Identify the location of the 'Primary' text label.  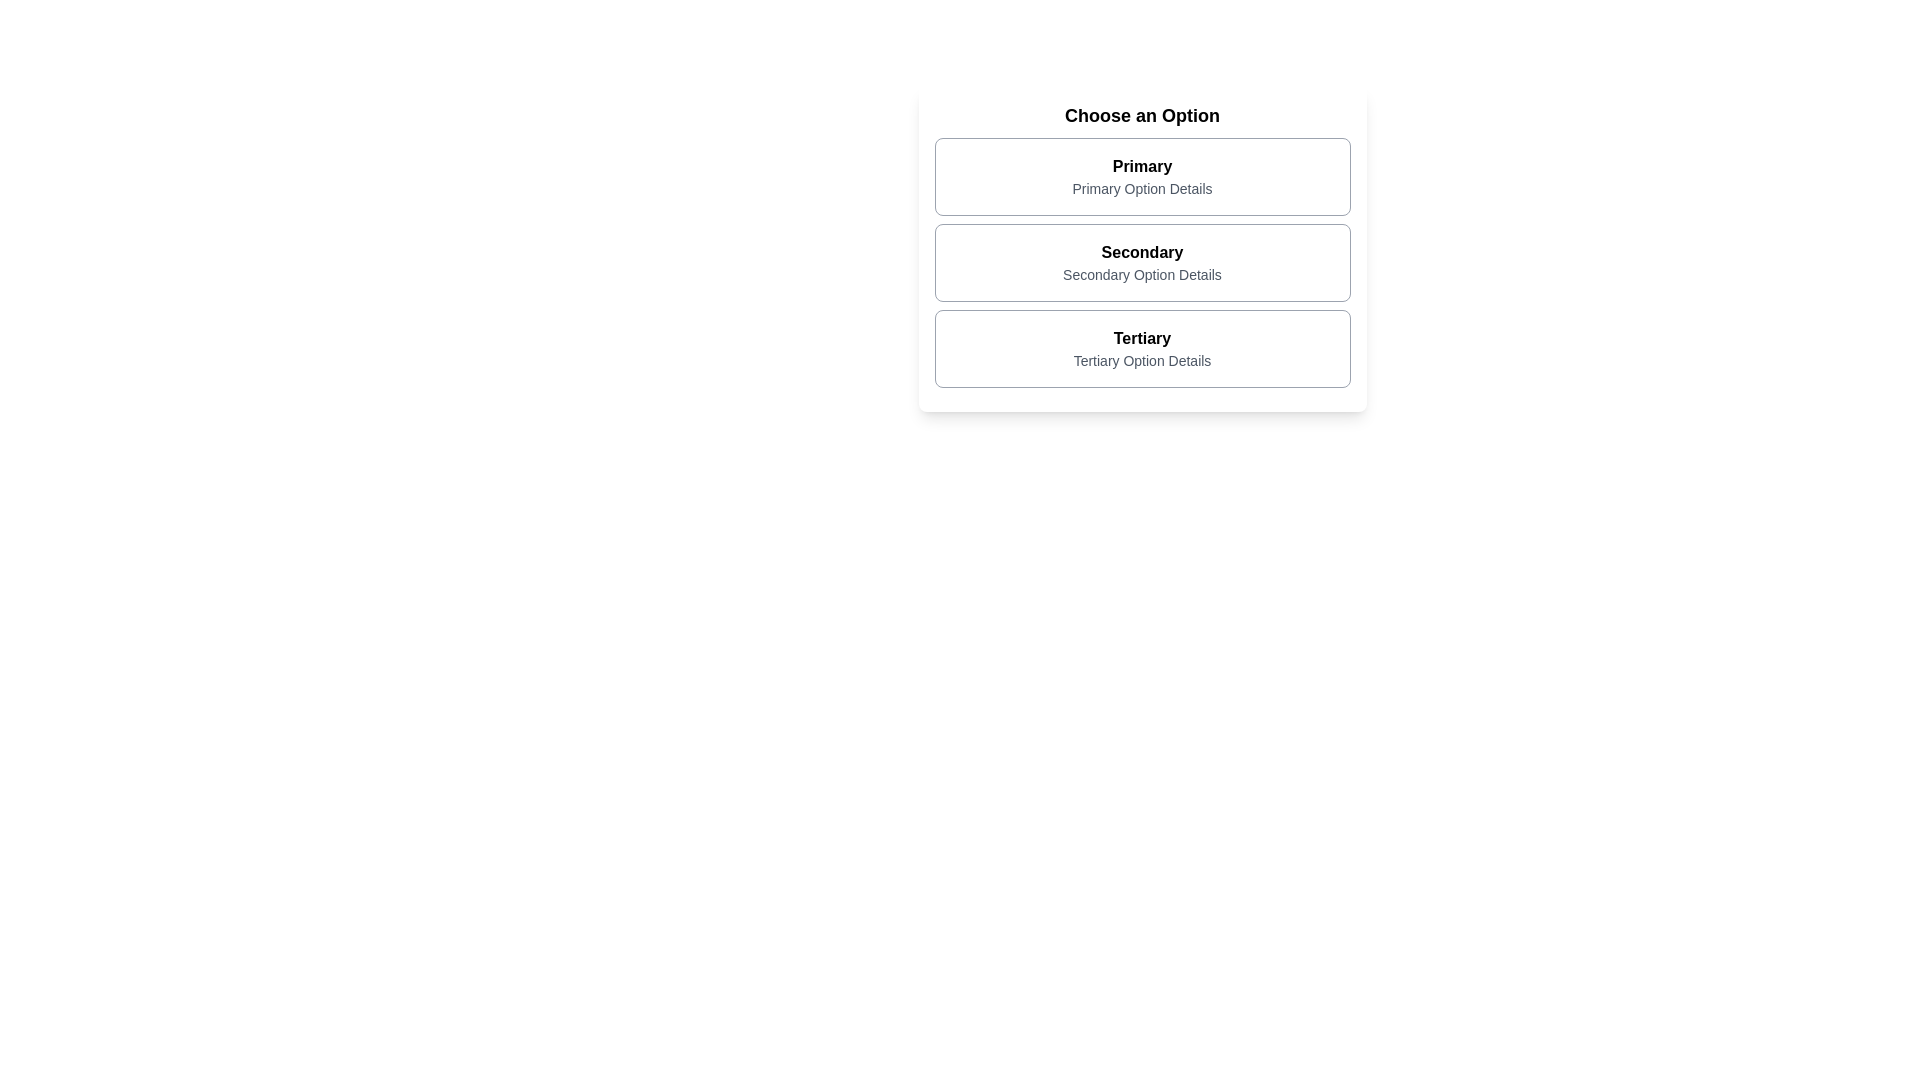
(1142, 165).